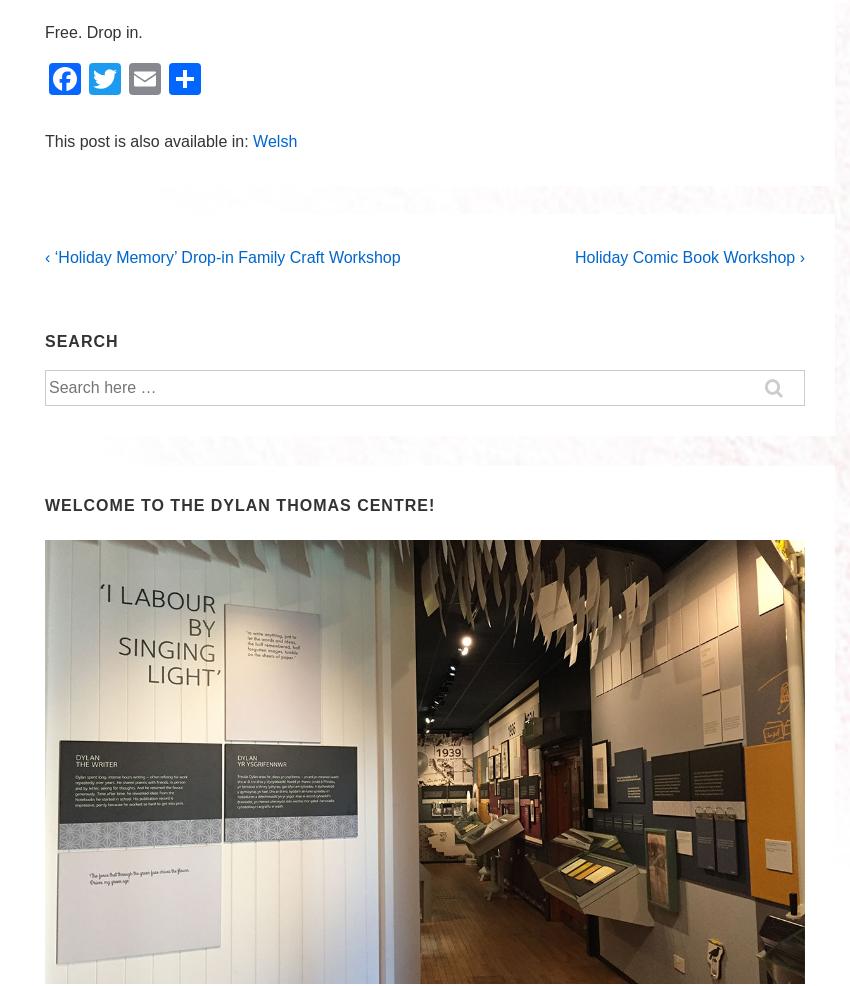 The width and height of the screenshot is (850, 986). I want to click on 'Free. Drop in.', so click(92, 30).